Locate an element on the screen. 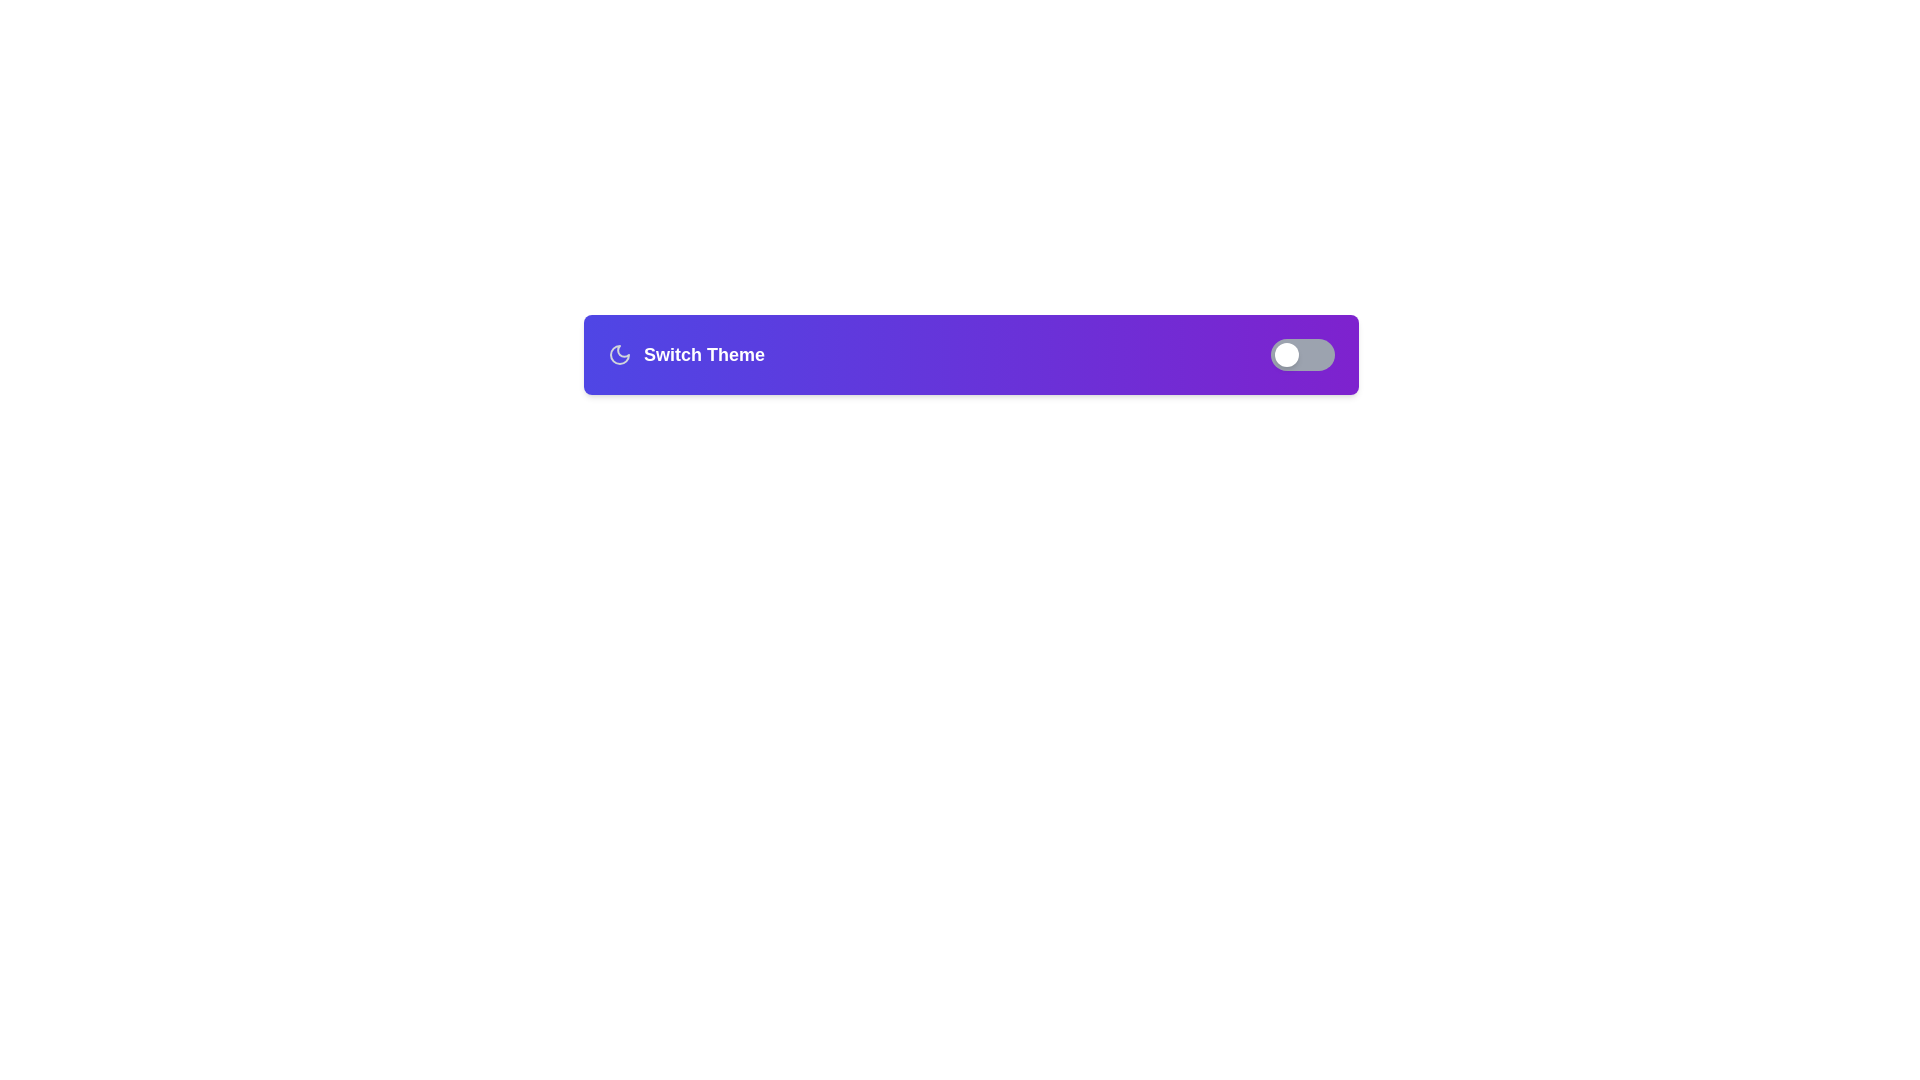 The height and width of the screenshot is (1080, 1920). the toggle switch styled as a rounded rectangle with a gray background and a white circular knob is located at coordinates (1302, 353).